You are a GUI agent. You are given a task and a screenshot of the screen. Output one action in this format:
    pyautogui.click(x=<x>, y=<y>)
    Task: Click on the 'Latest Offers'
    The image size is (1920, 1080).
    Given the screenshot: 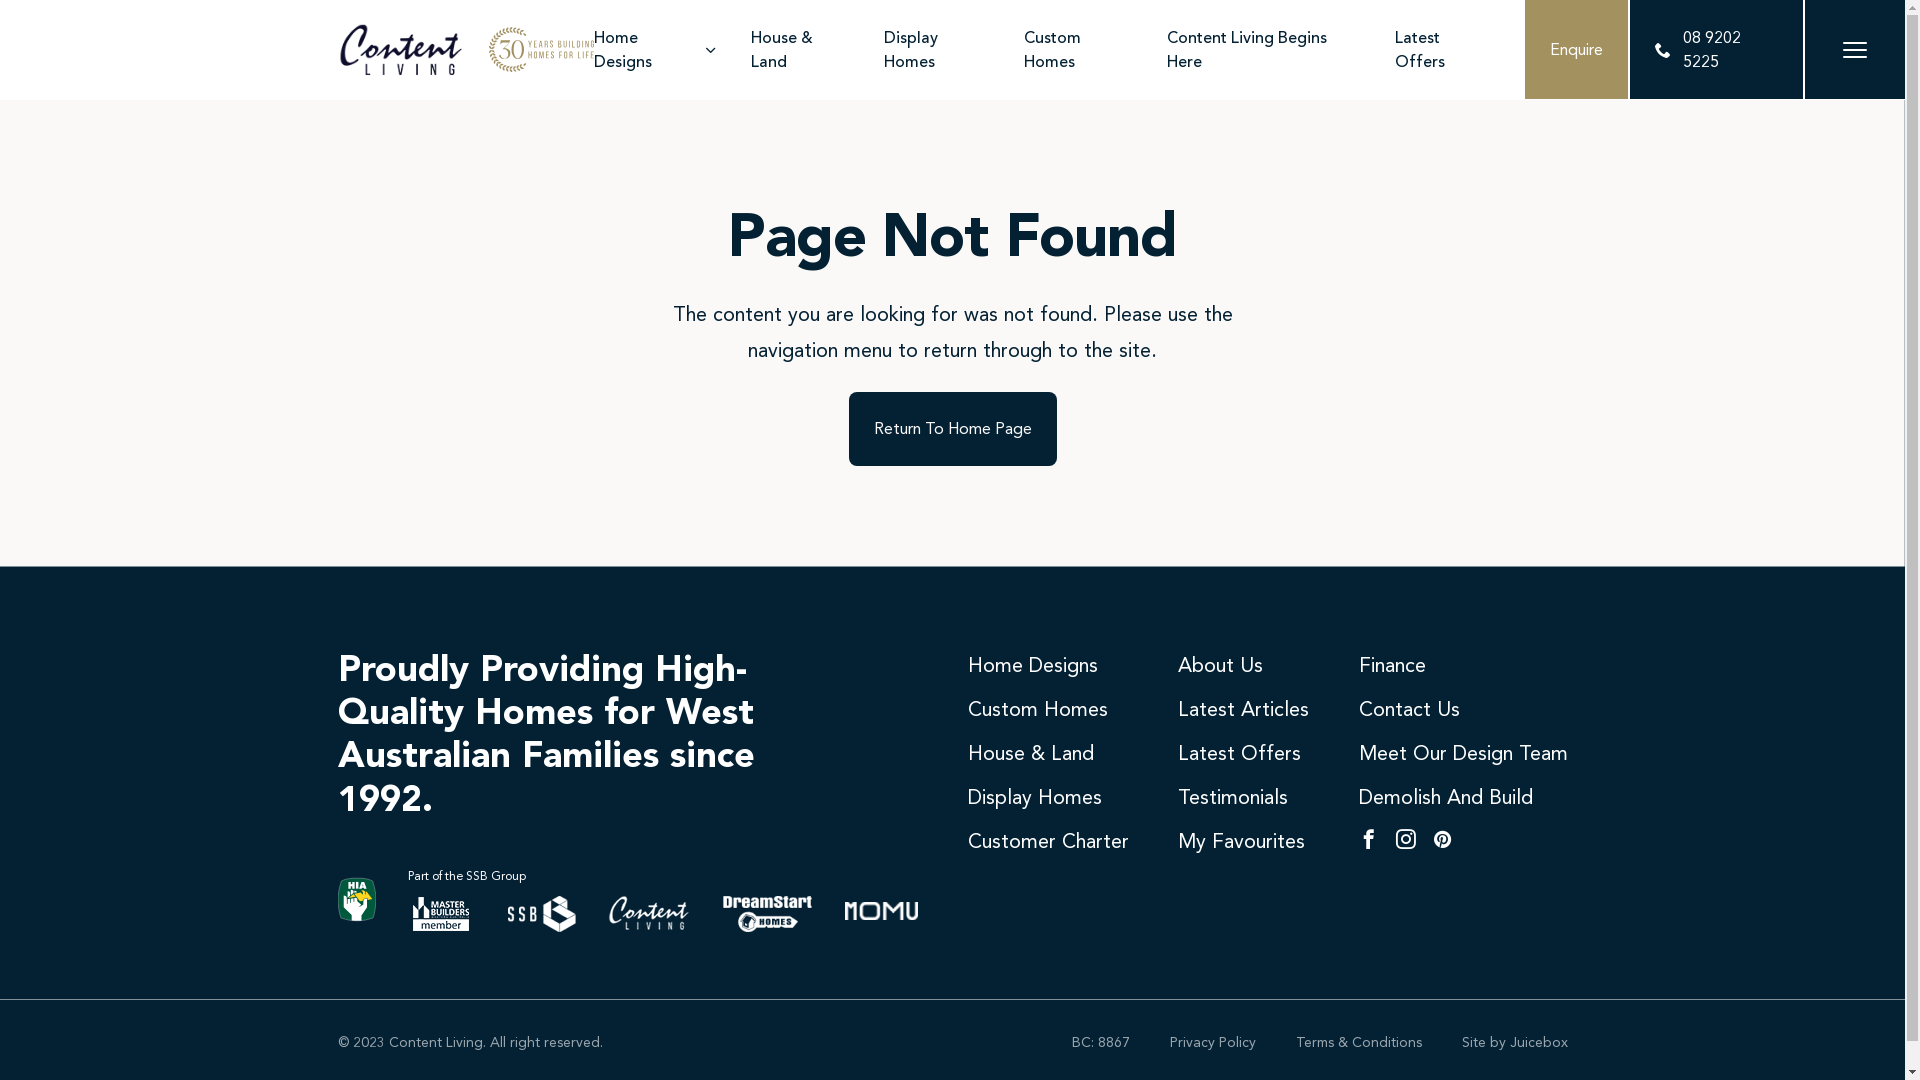 What is the action you would take?
    pyautogui.click(x=1238, y=752)
    